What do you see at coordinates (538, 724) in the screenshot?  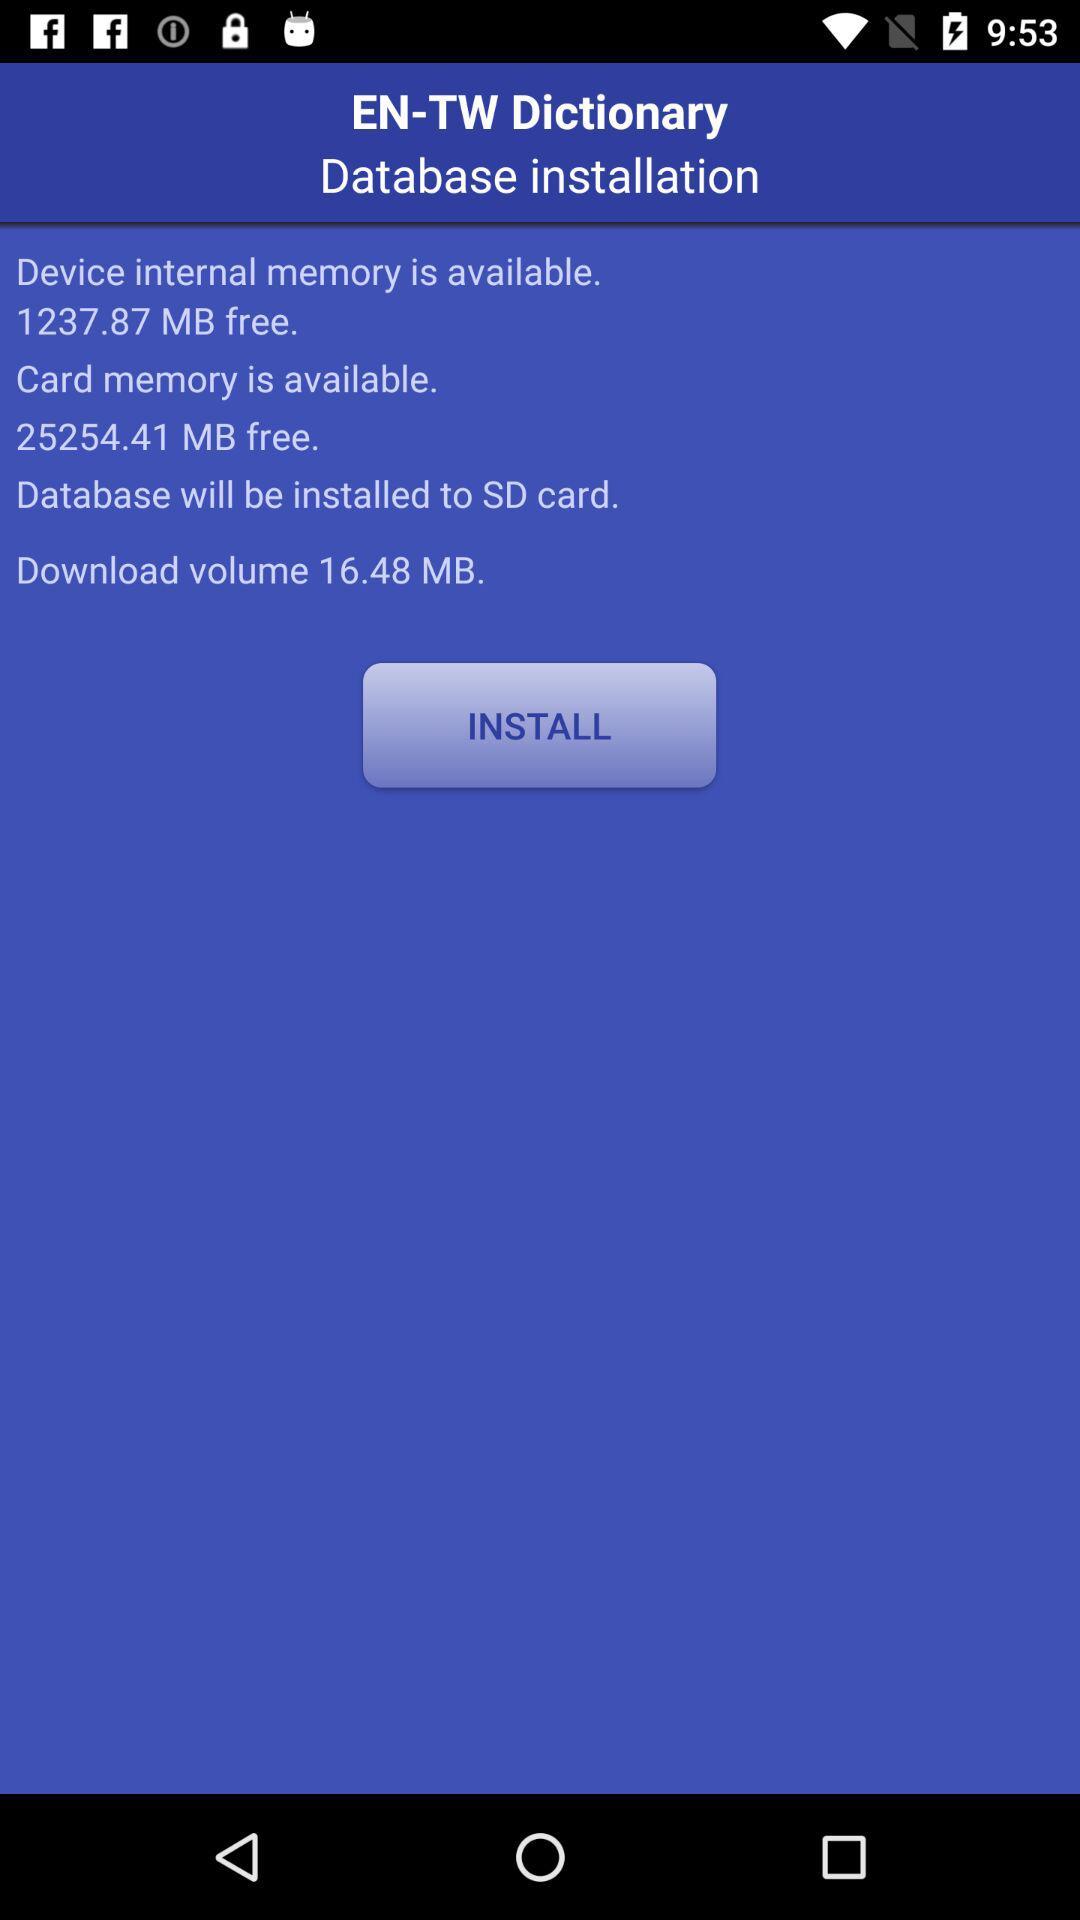 I see `the install item` at bounding box center [538, 724].